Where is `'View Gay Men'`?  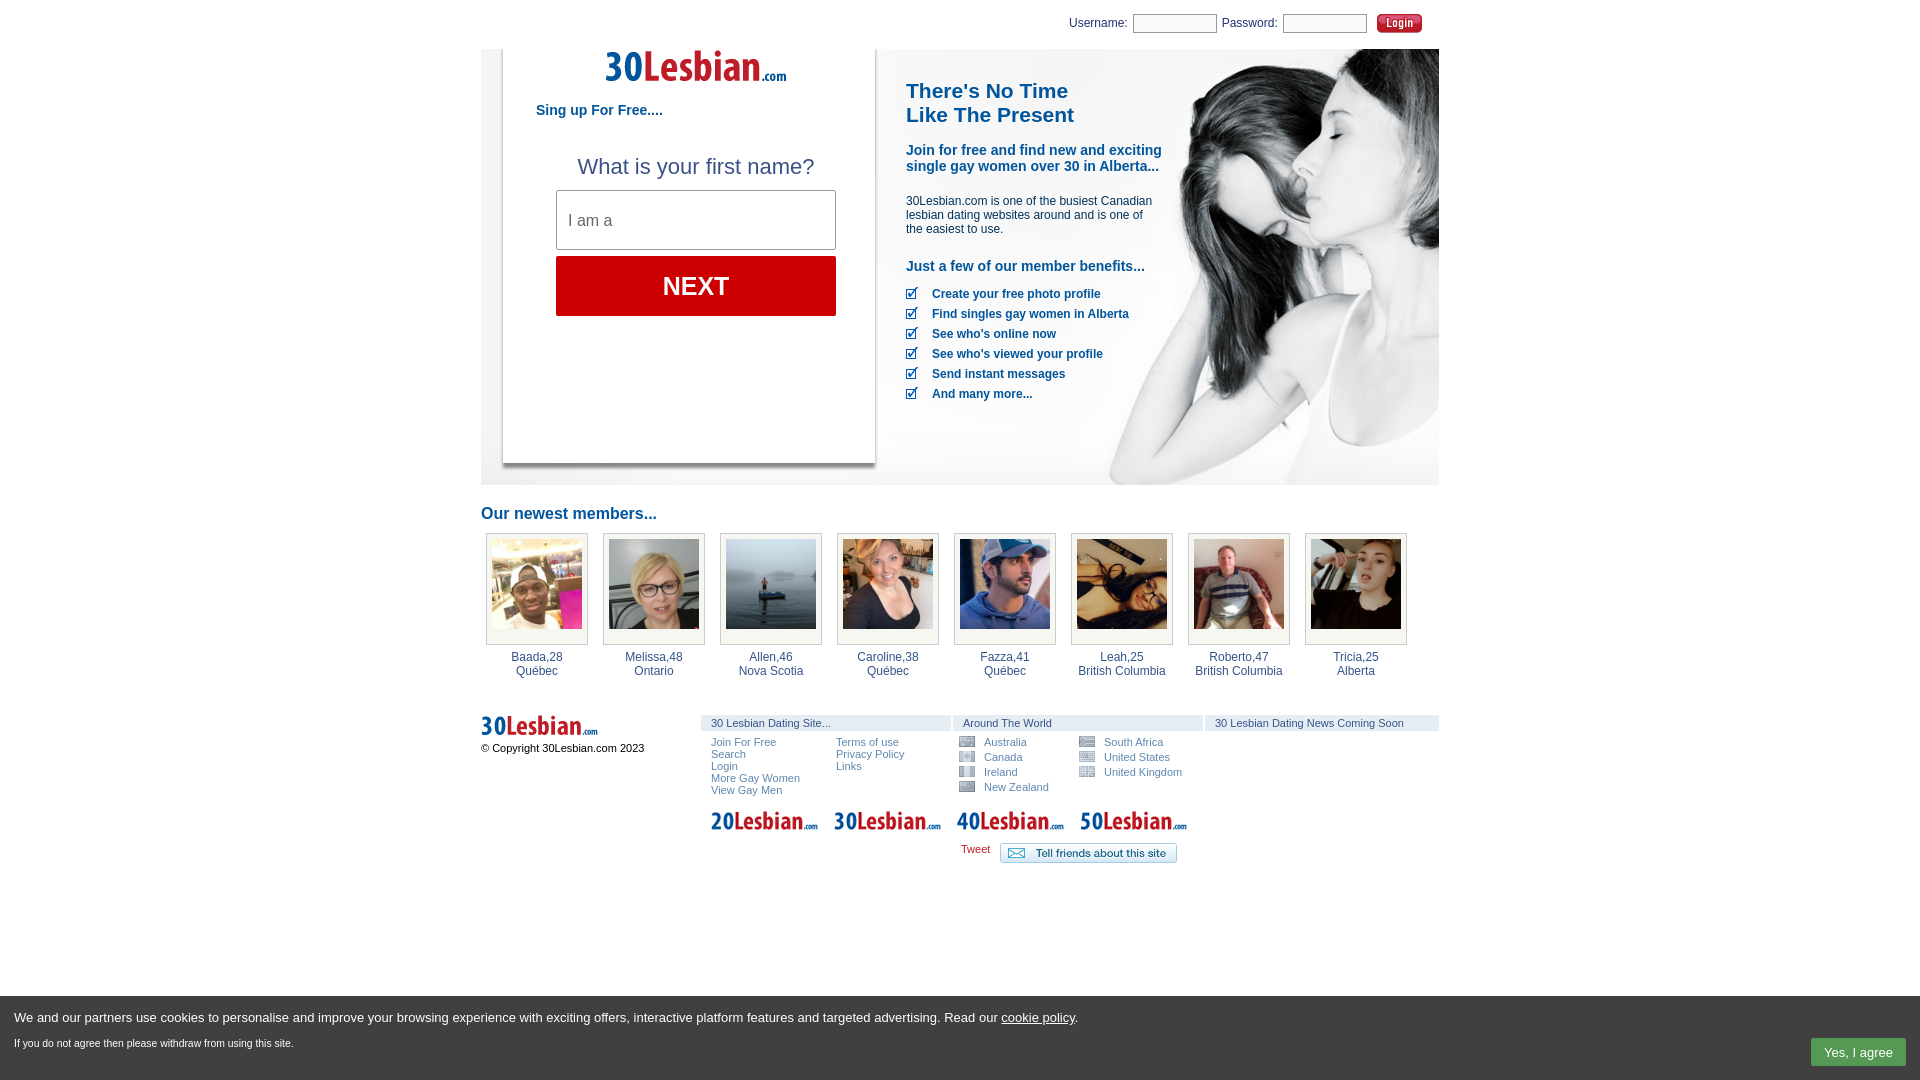
'View Gay Men' is located at coordinates (745, 789).